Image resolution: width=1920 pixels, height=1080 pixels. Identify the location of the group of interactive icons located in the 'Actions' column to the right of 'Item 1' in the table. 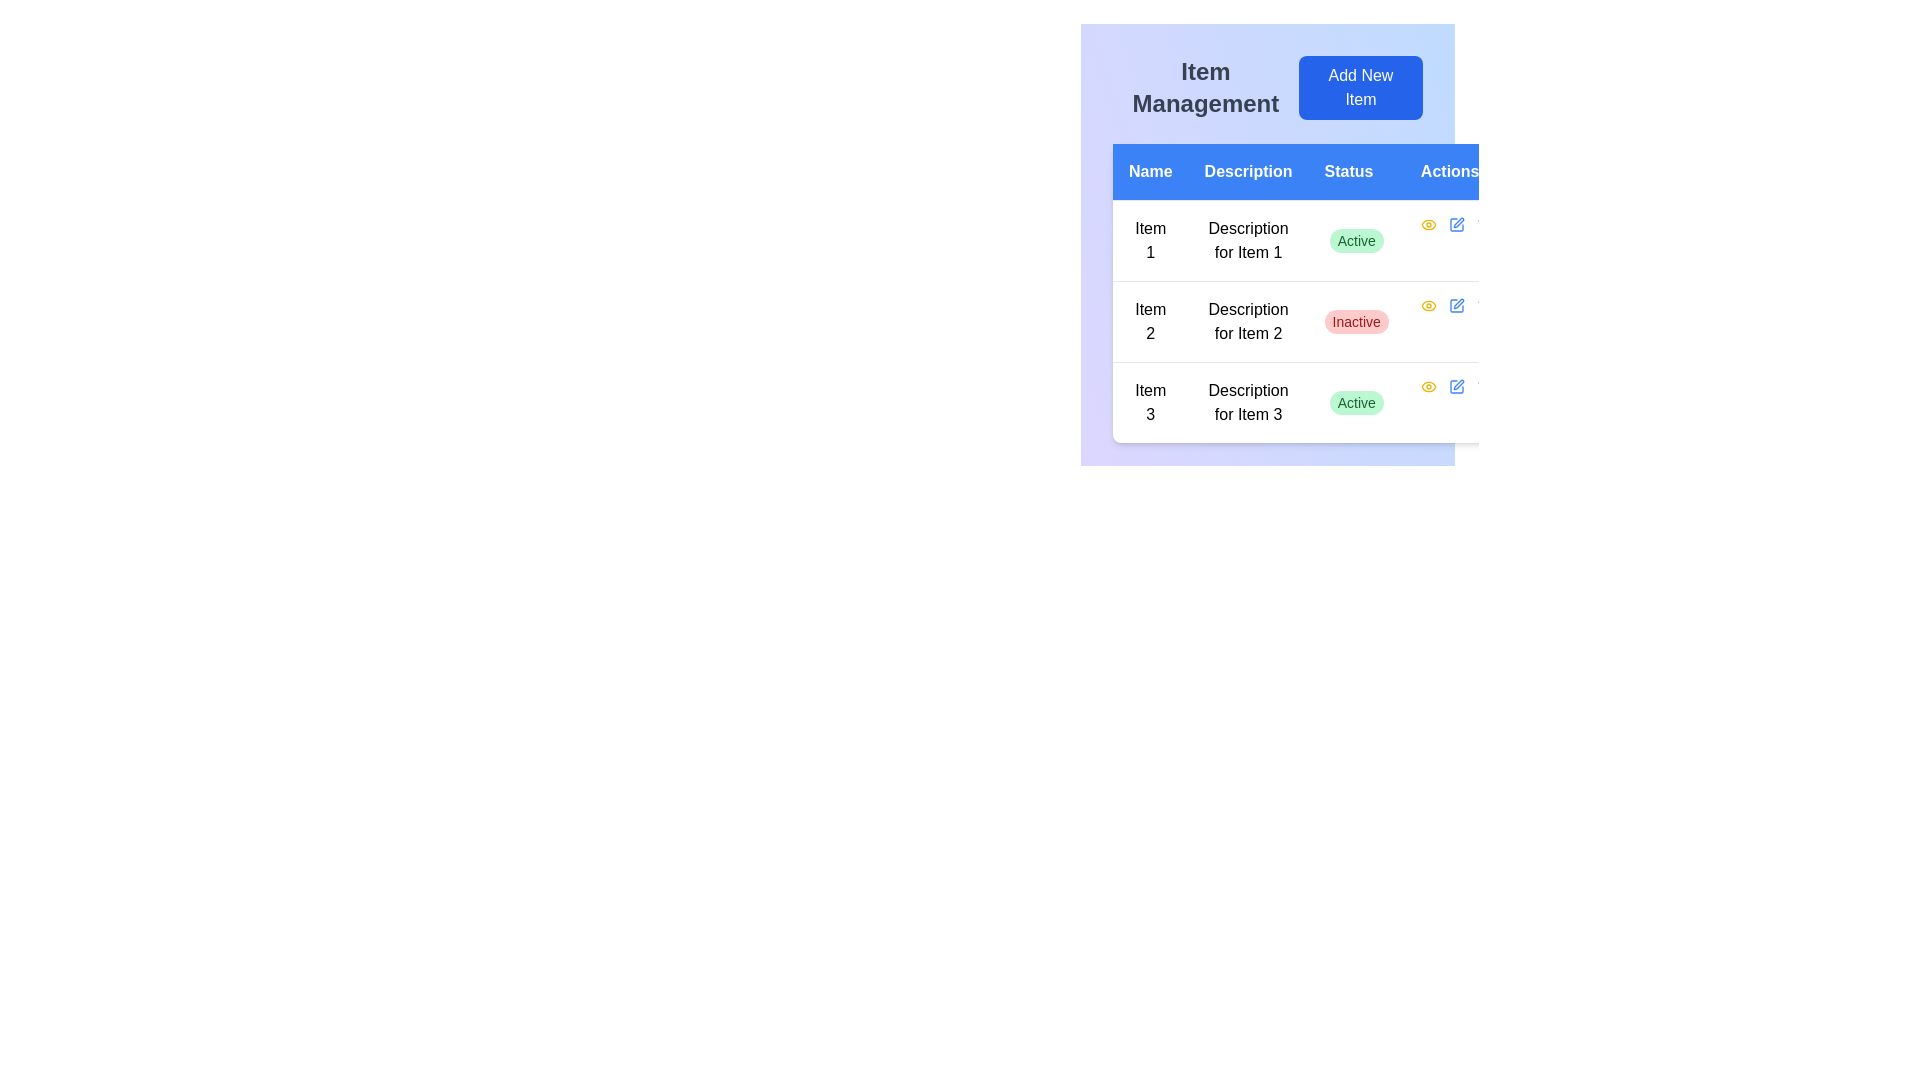
(1456, 224).